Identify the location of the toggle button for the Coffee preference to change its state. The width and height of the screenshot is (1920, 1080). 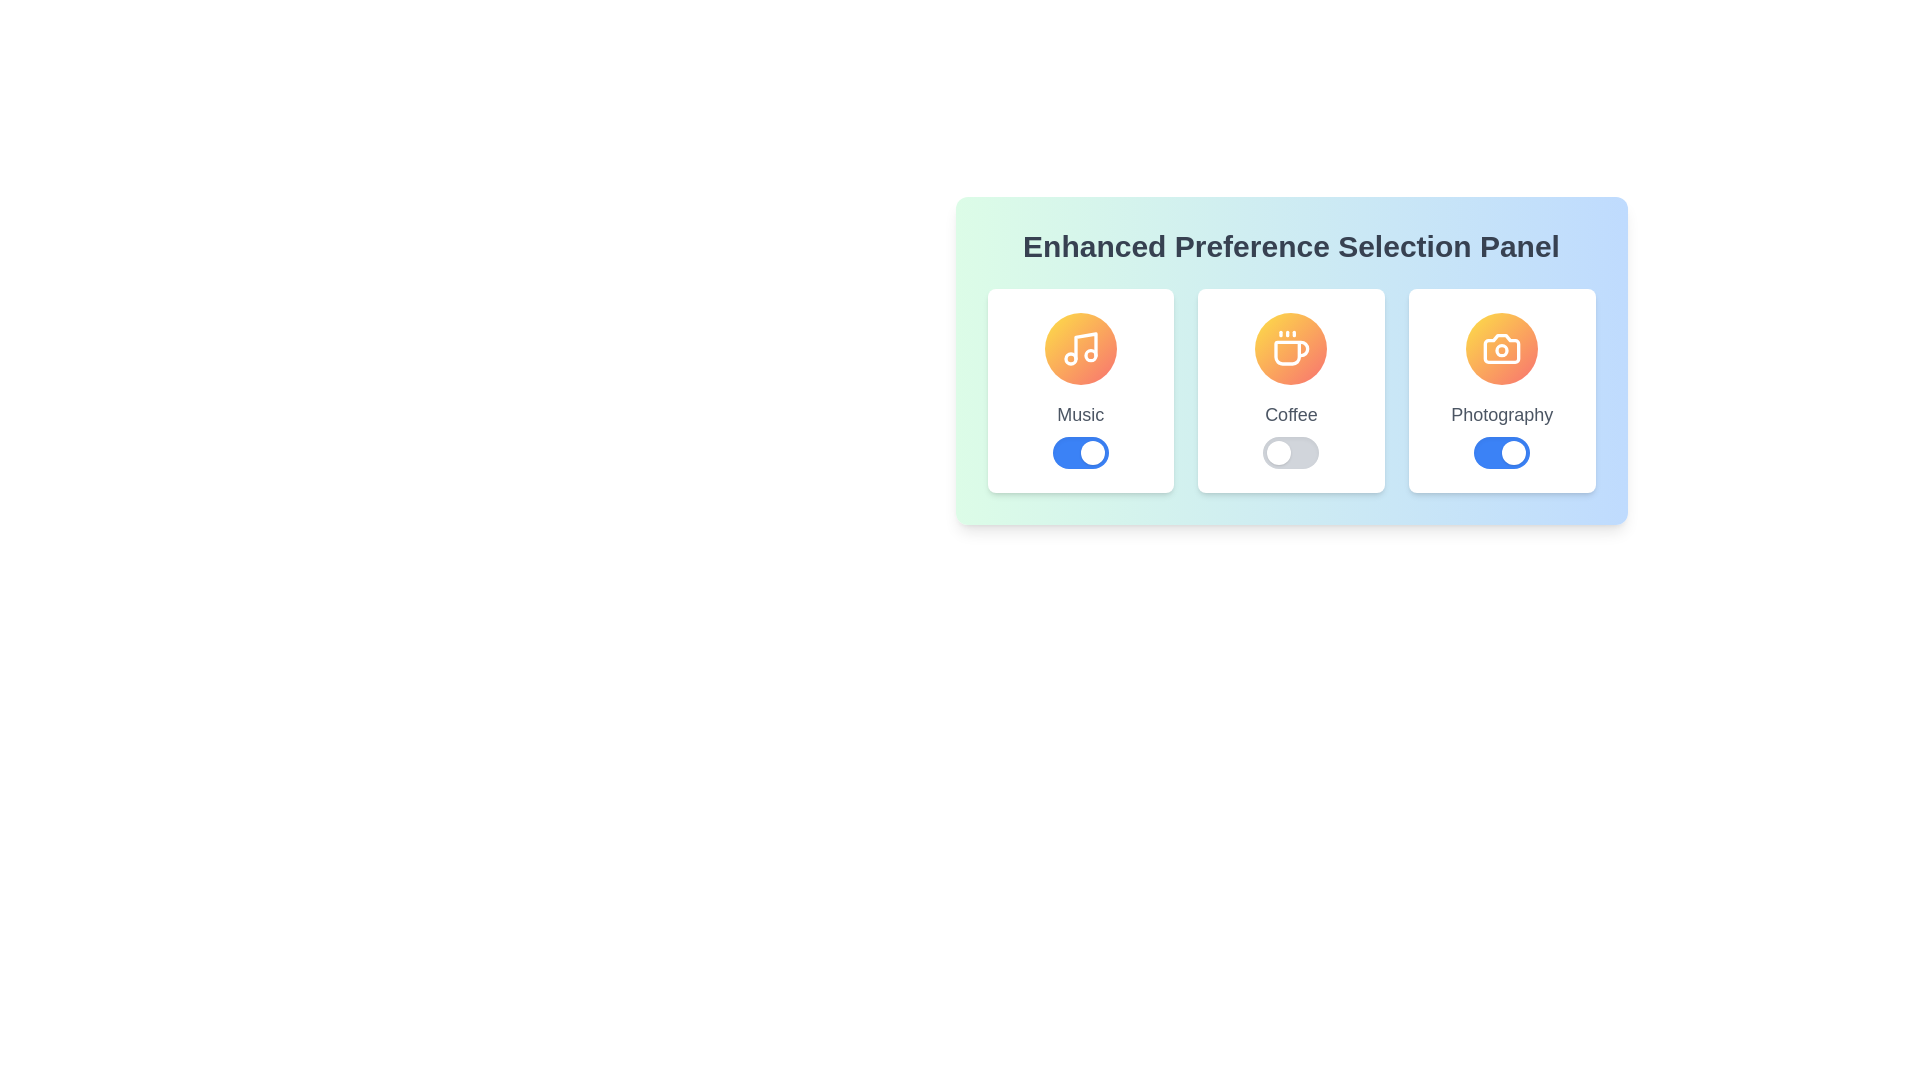
(1291, 452).